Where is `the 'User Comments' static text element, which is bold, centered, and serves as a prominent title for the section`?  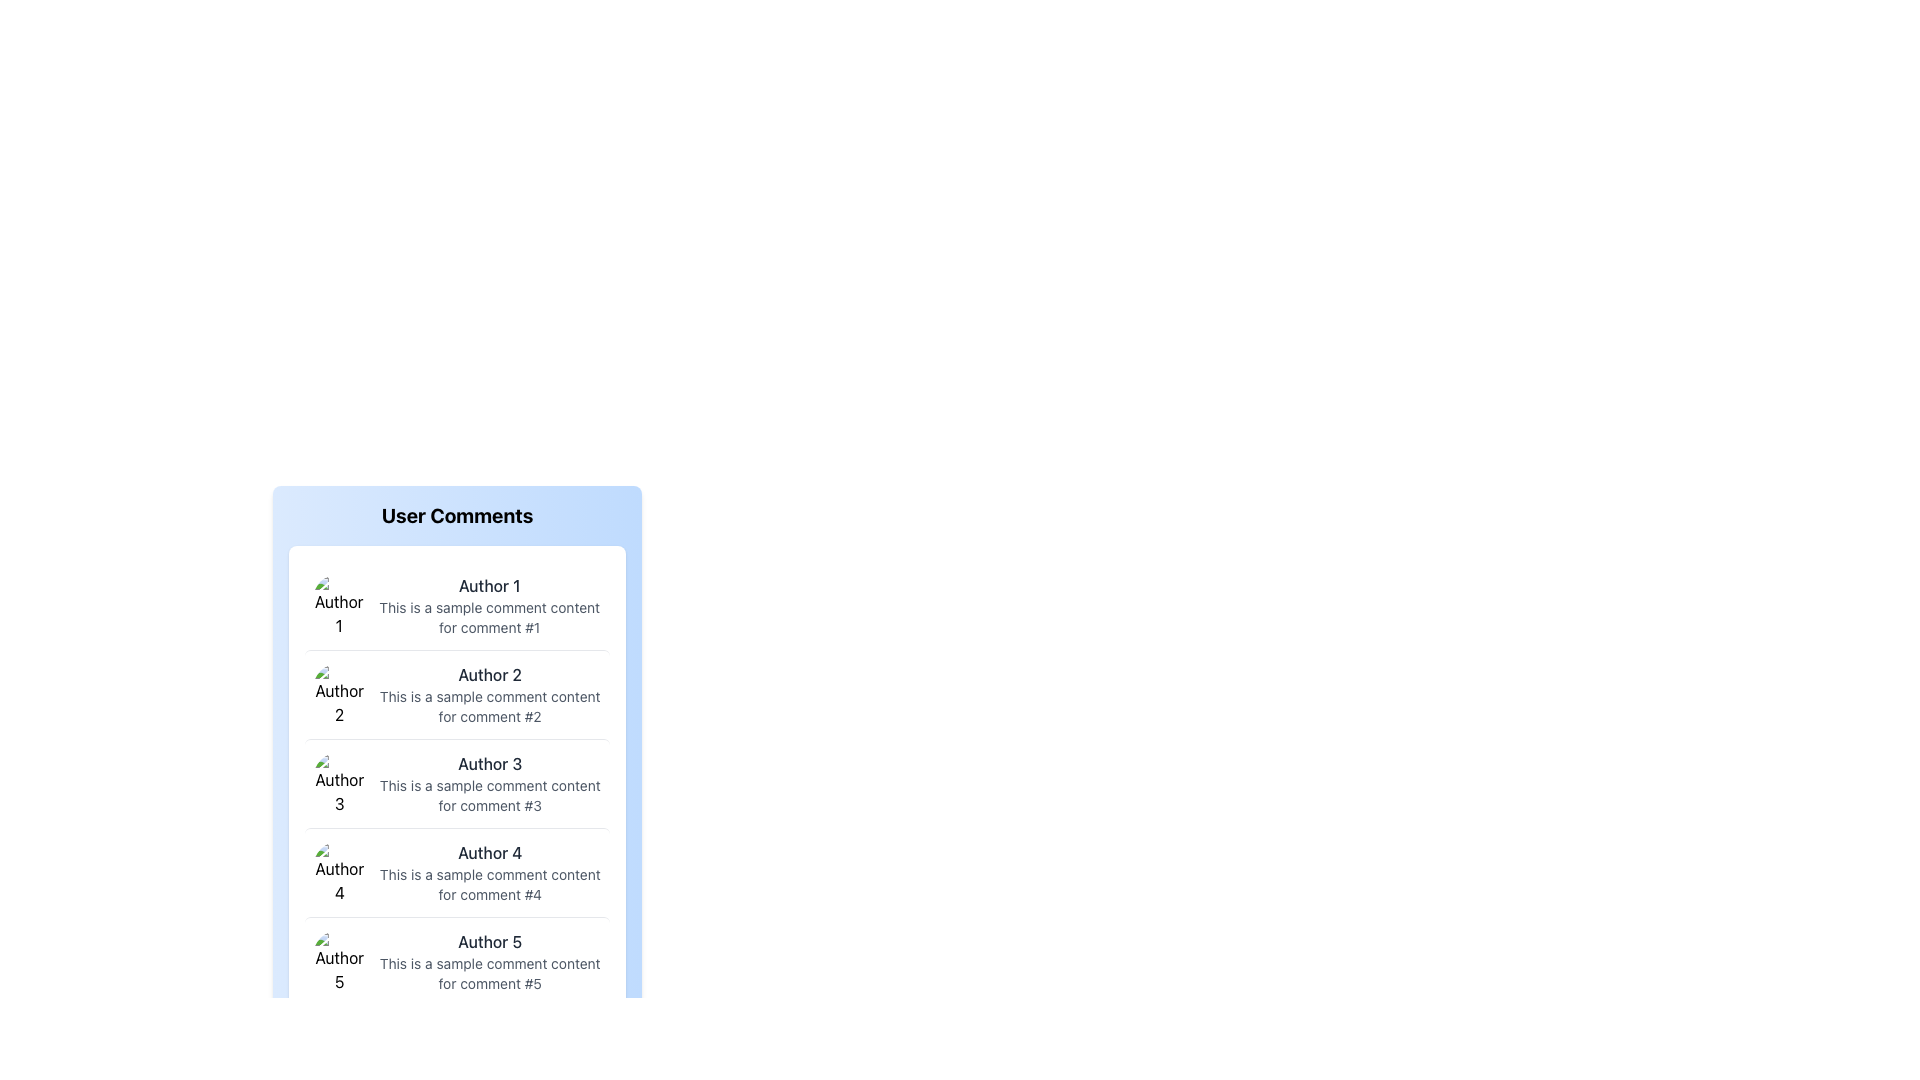 the 'User Comments' static text element, which is bold, centered, and serves as a prominent title for the section is located at coordinates (456, 523).